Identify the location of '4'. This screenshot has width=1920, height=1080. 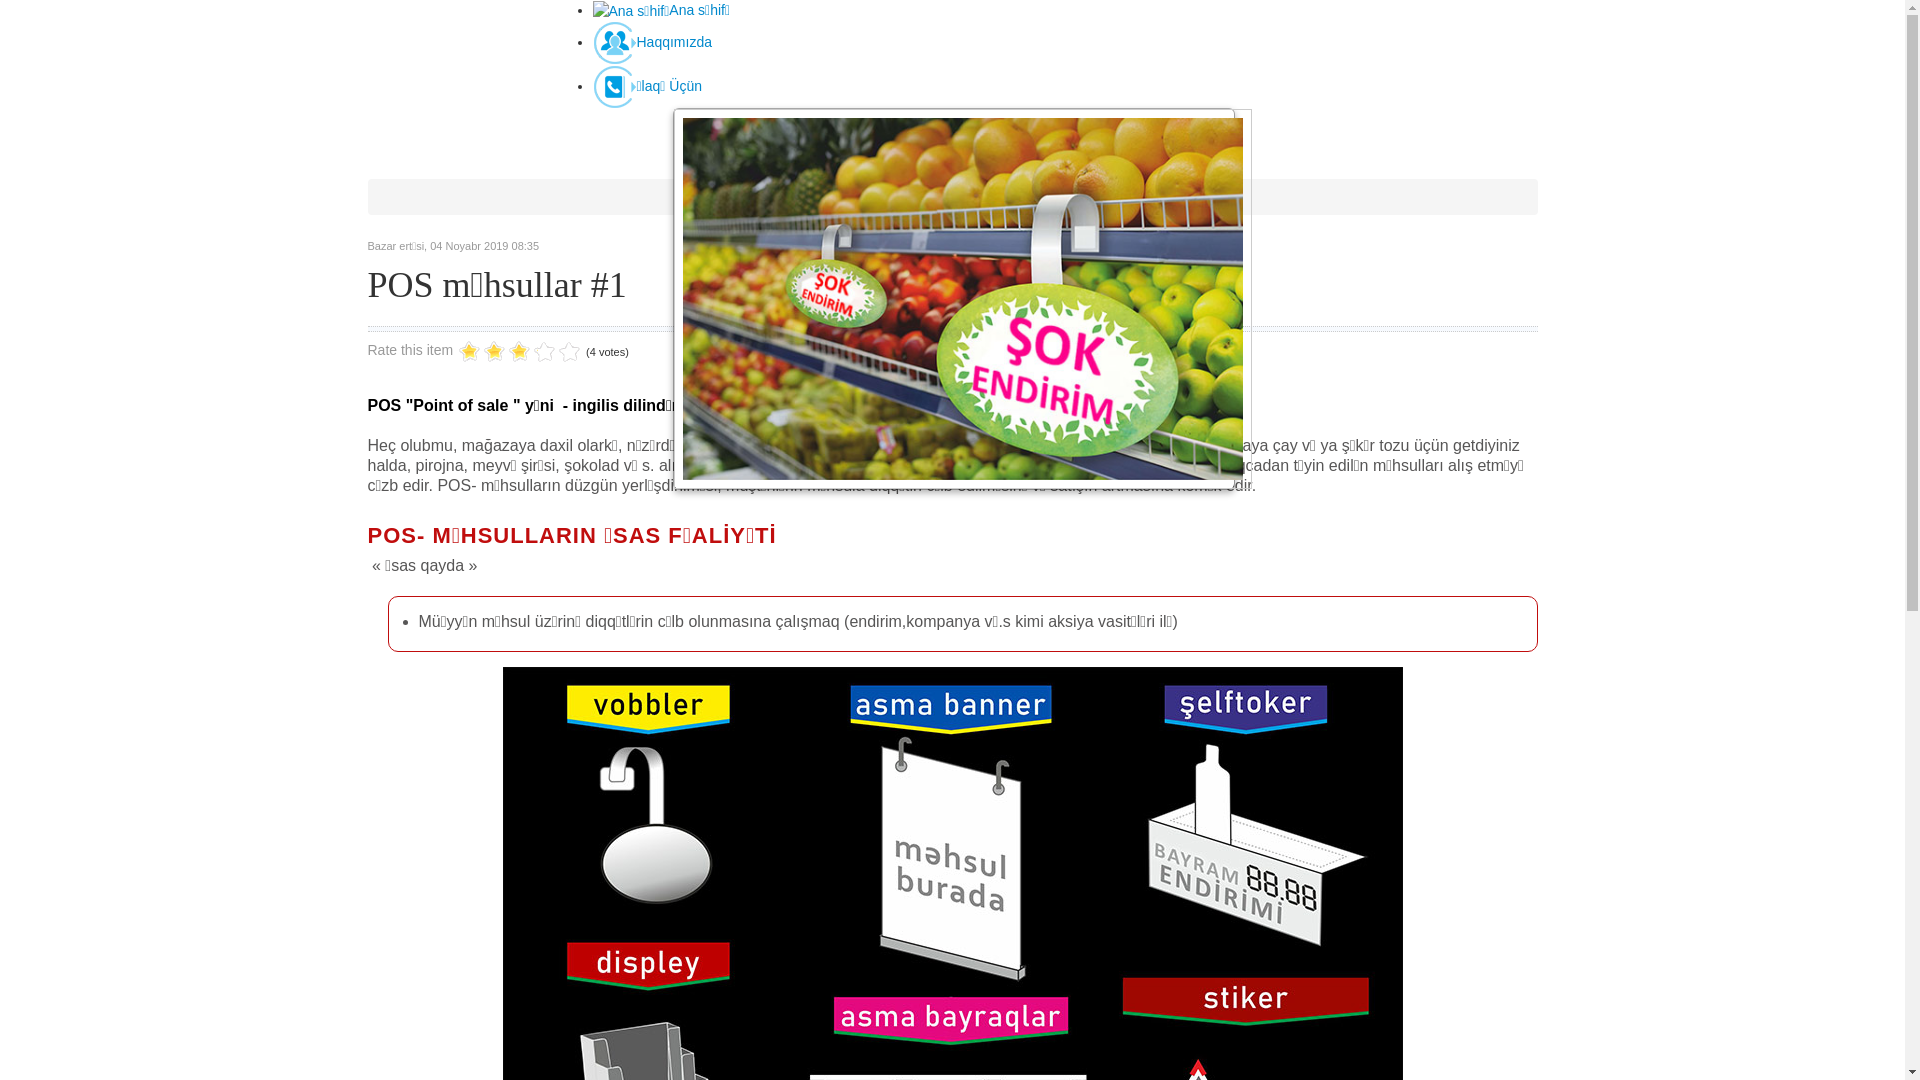
(507, 351).